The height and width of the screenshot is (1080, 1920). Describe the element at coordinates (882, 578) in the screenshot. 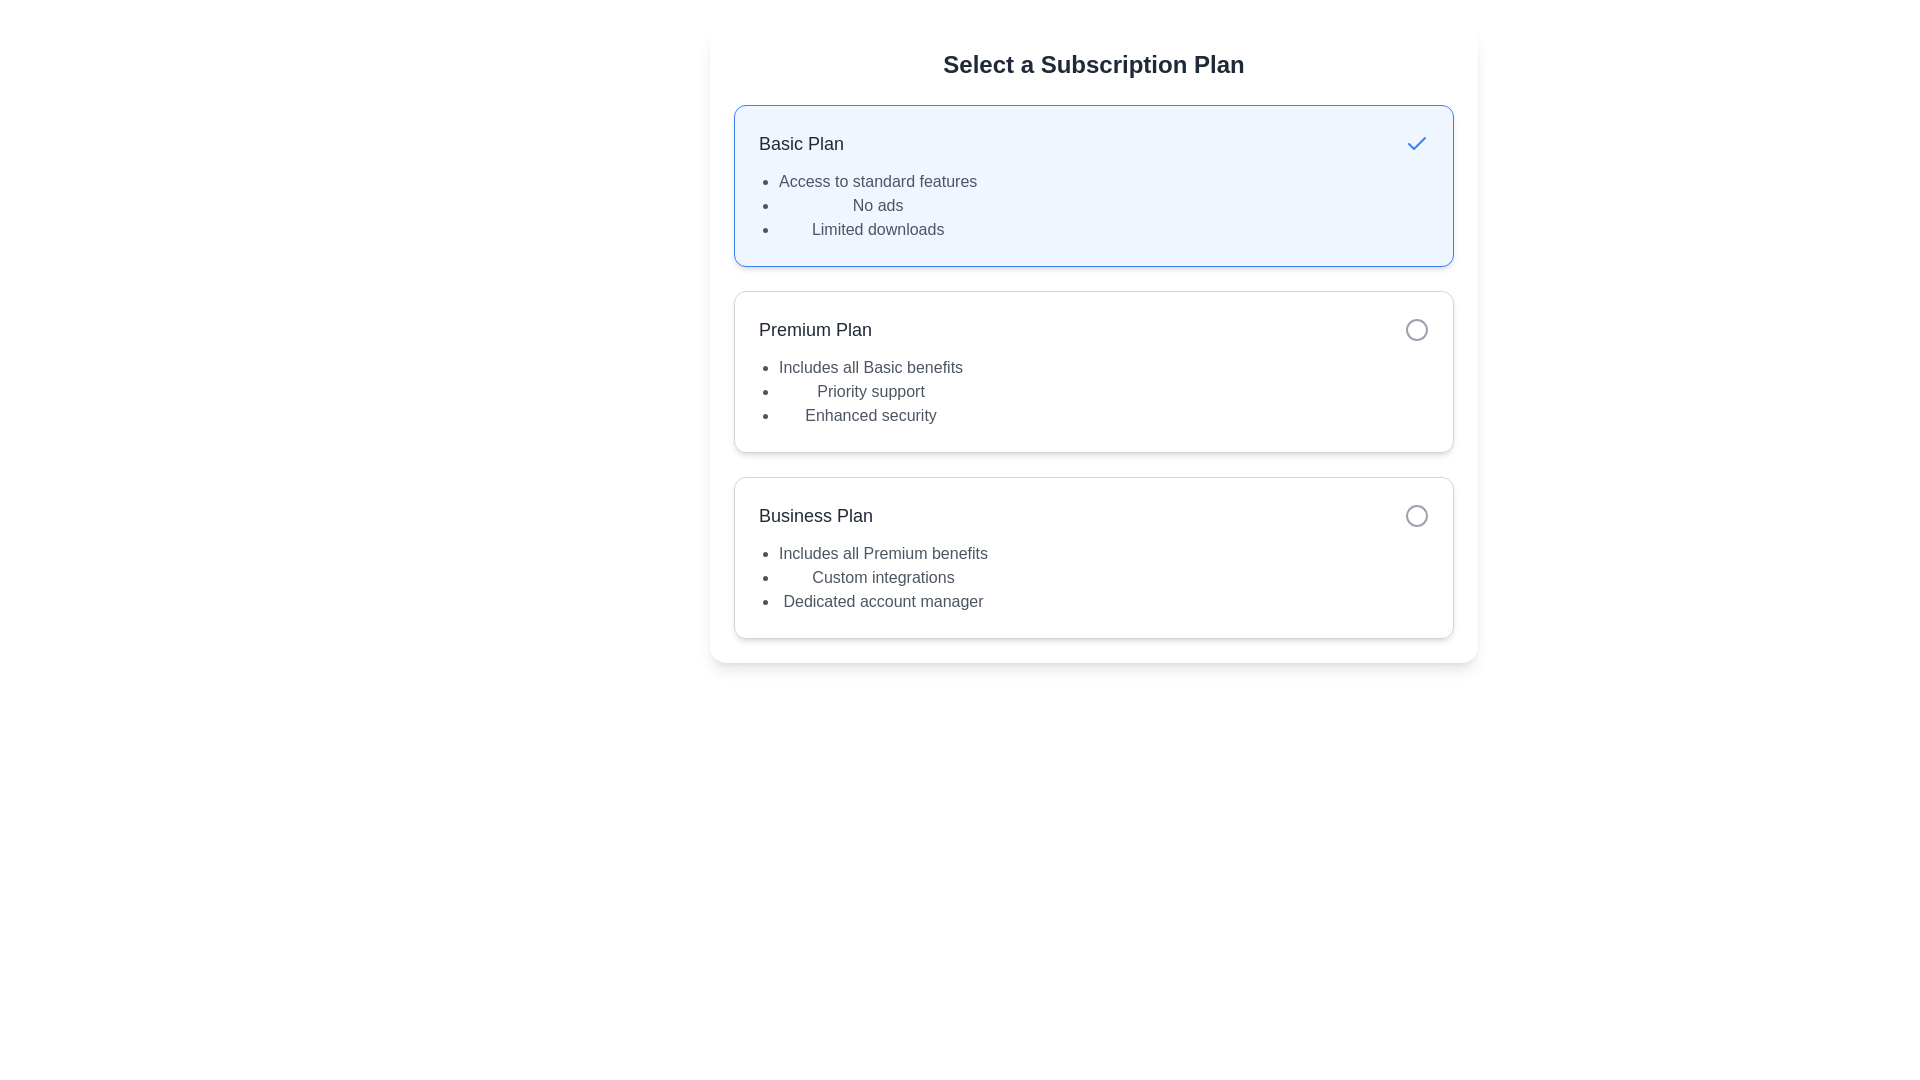

I see `the second item in the bullet-point list of the 'Business Plan' section, which describes a feature included in the Business Plan subscription tier` at that location.